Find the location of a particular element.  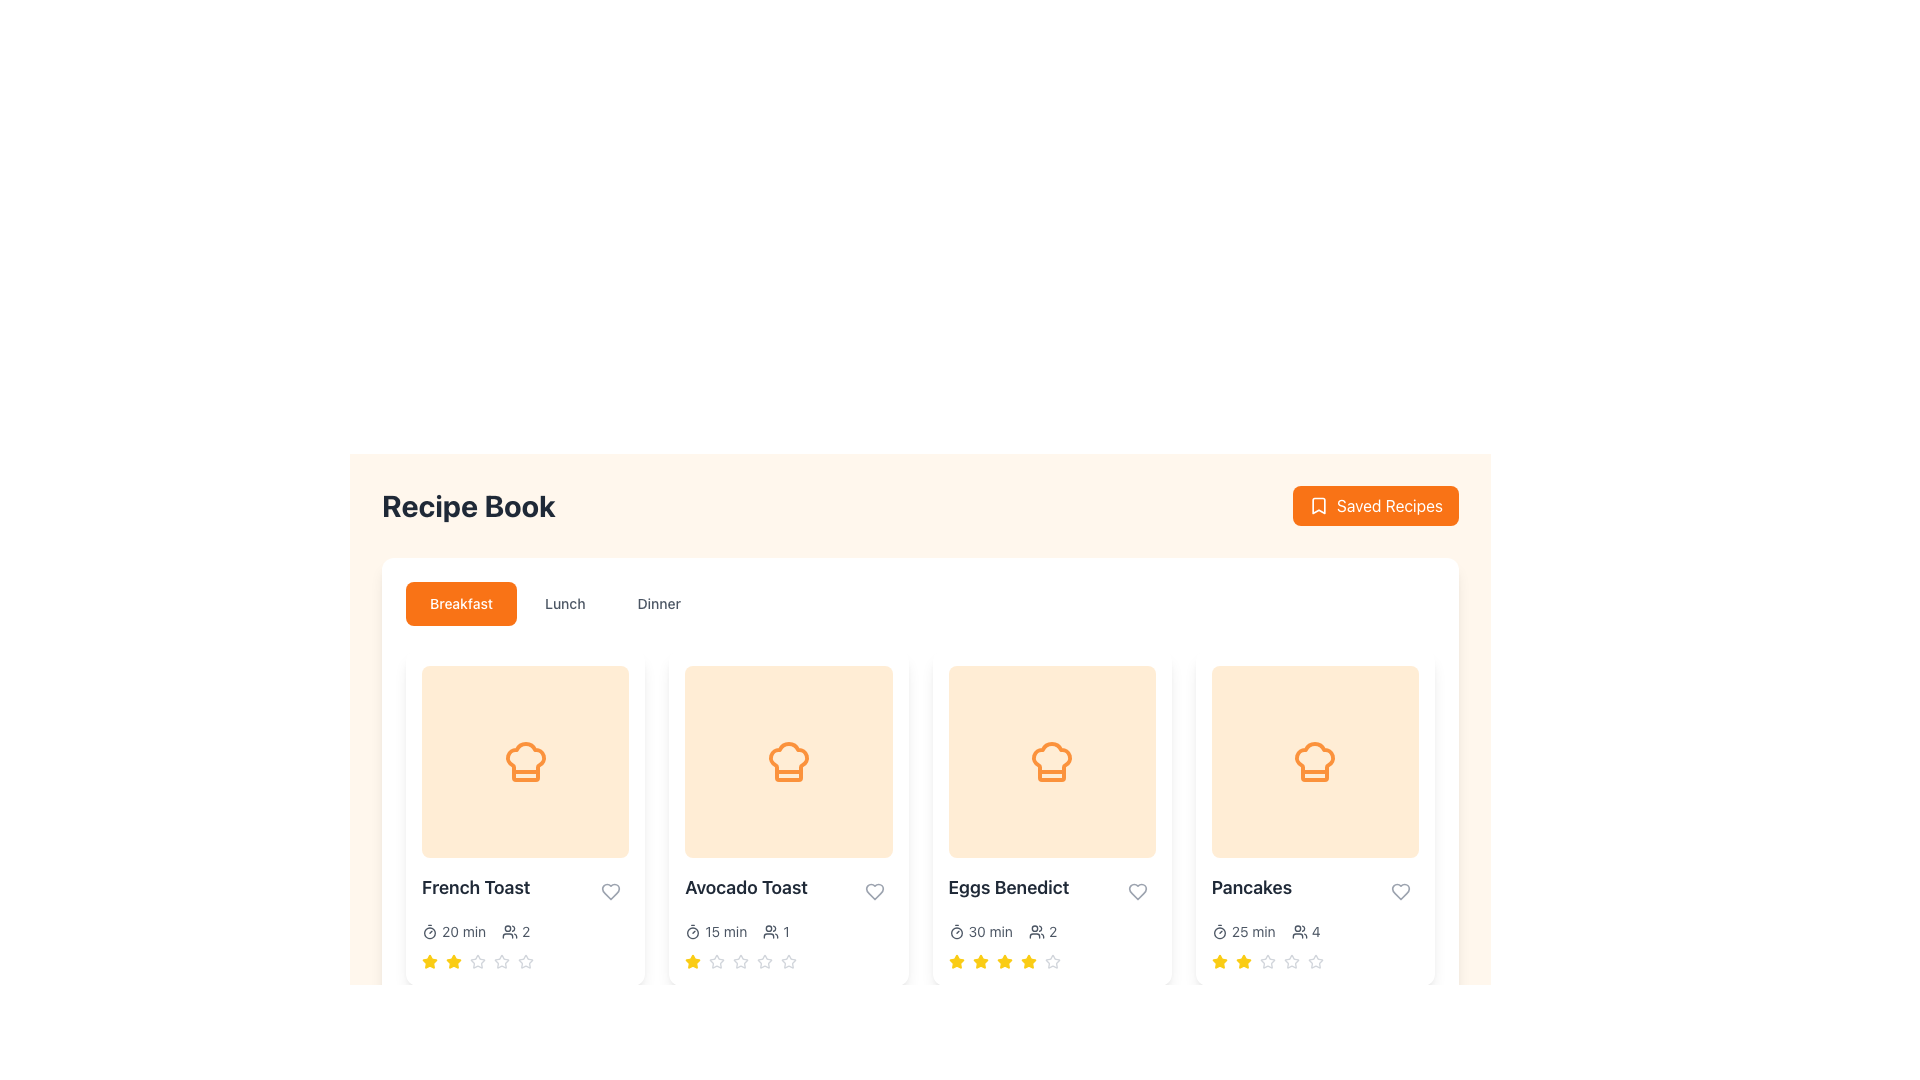

the rating stars display within the 'Pancakes' card, which consists of 5 stars where the first two are filled with yellow and the last three are gray, indicating the rating visually is located at coordinates (1315, 960).